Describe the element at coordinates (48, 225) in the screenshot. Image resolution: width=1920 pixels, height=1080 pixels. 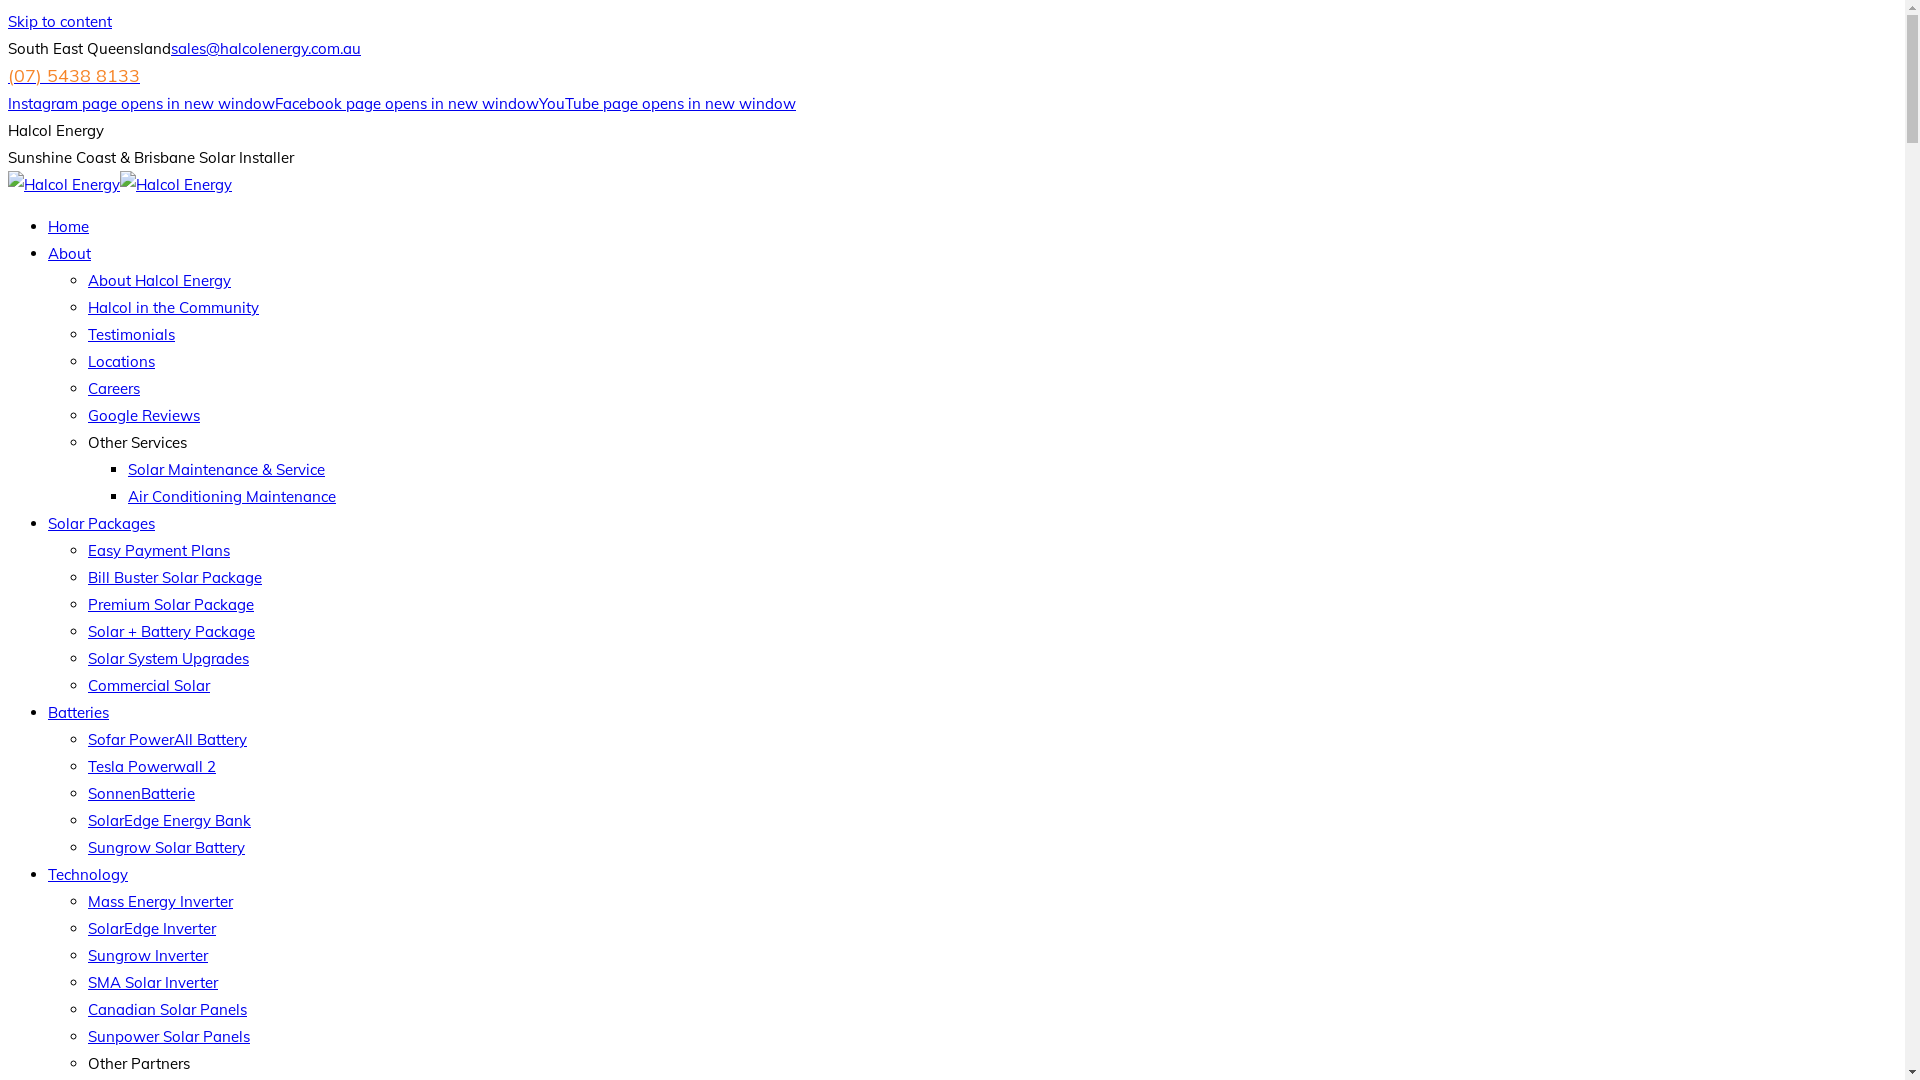
I see `'Home'` at that location.